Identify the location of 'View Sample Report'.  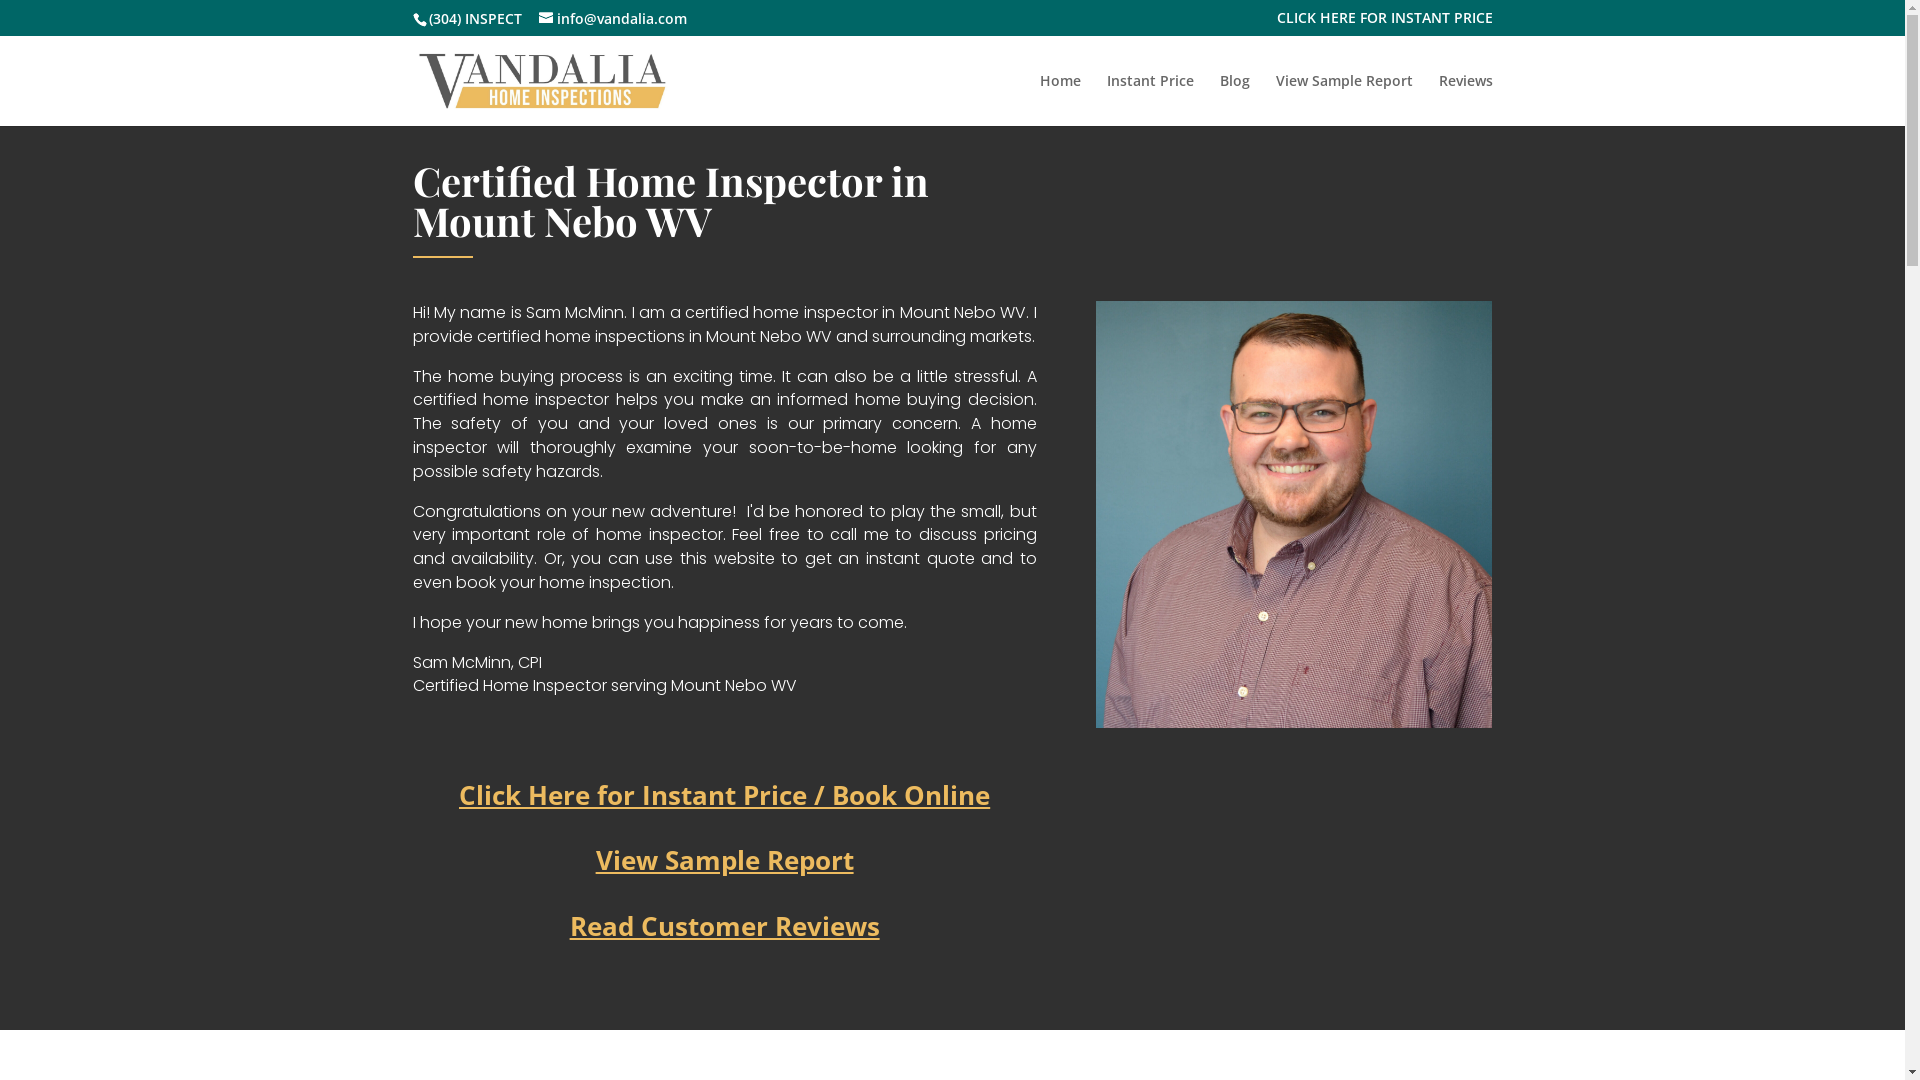
(1275, 100).